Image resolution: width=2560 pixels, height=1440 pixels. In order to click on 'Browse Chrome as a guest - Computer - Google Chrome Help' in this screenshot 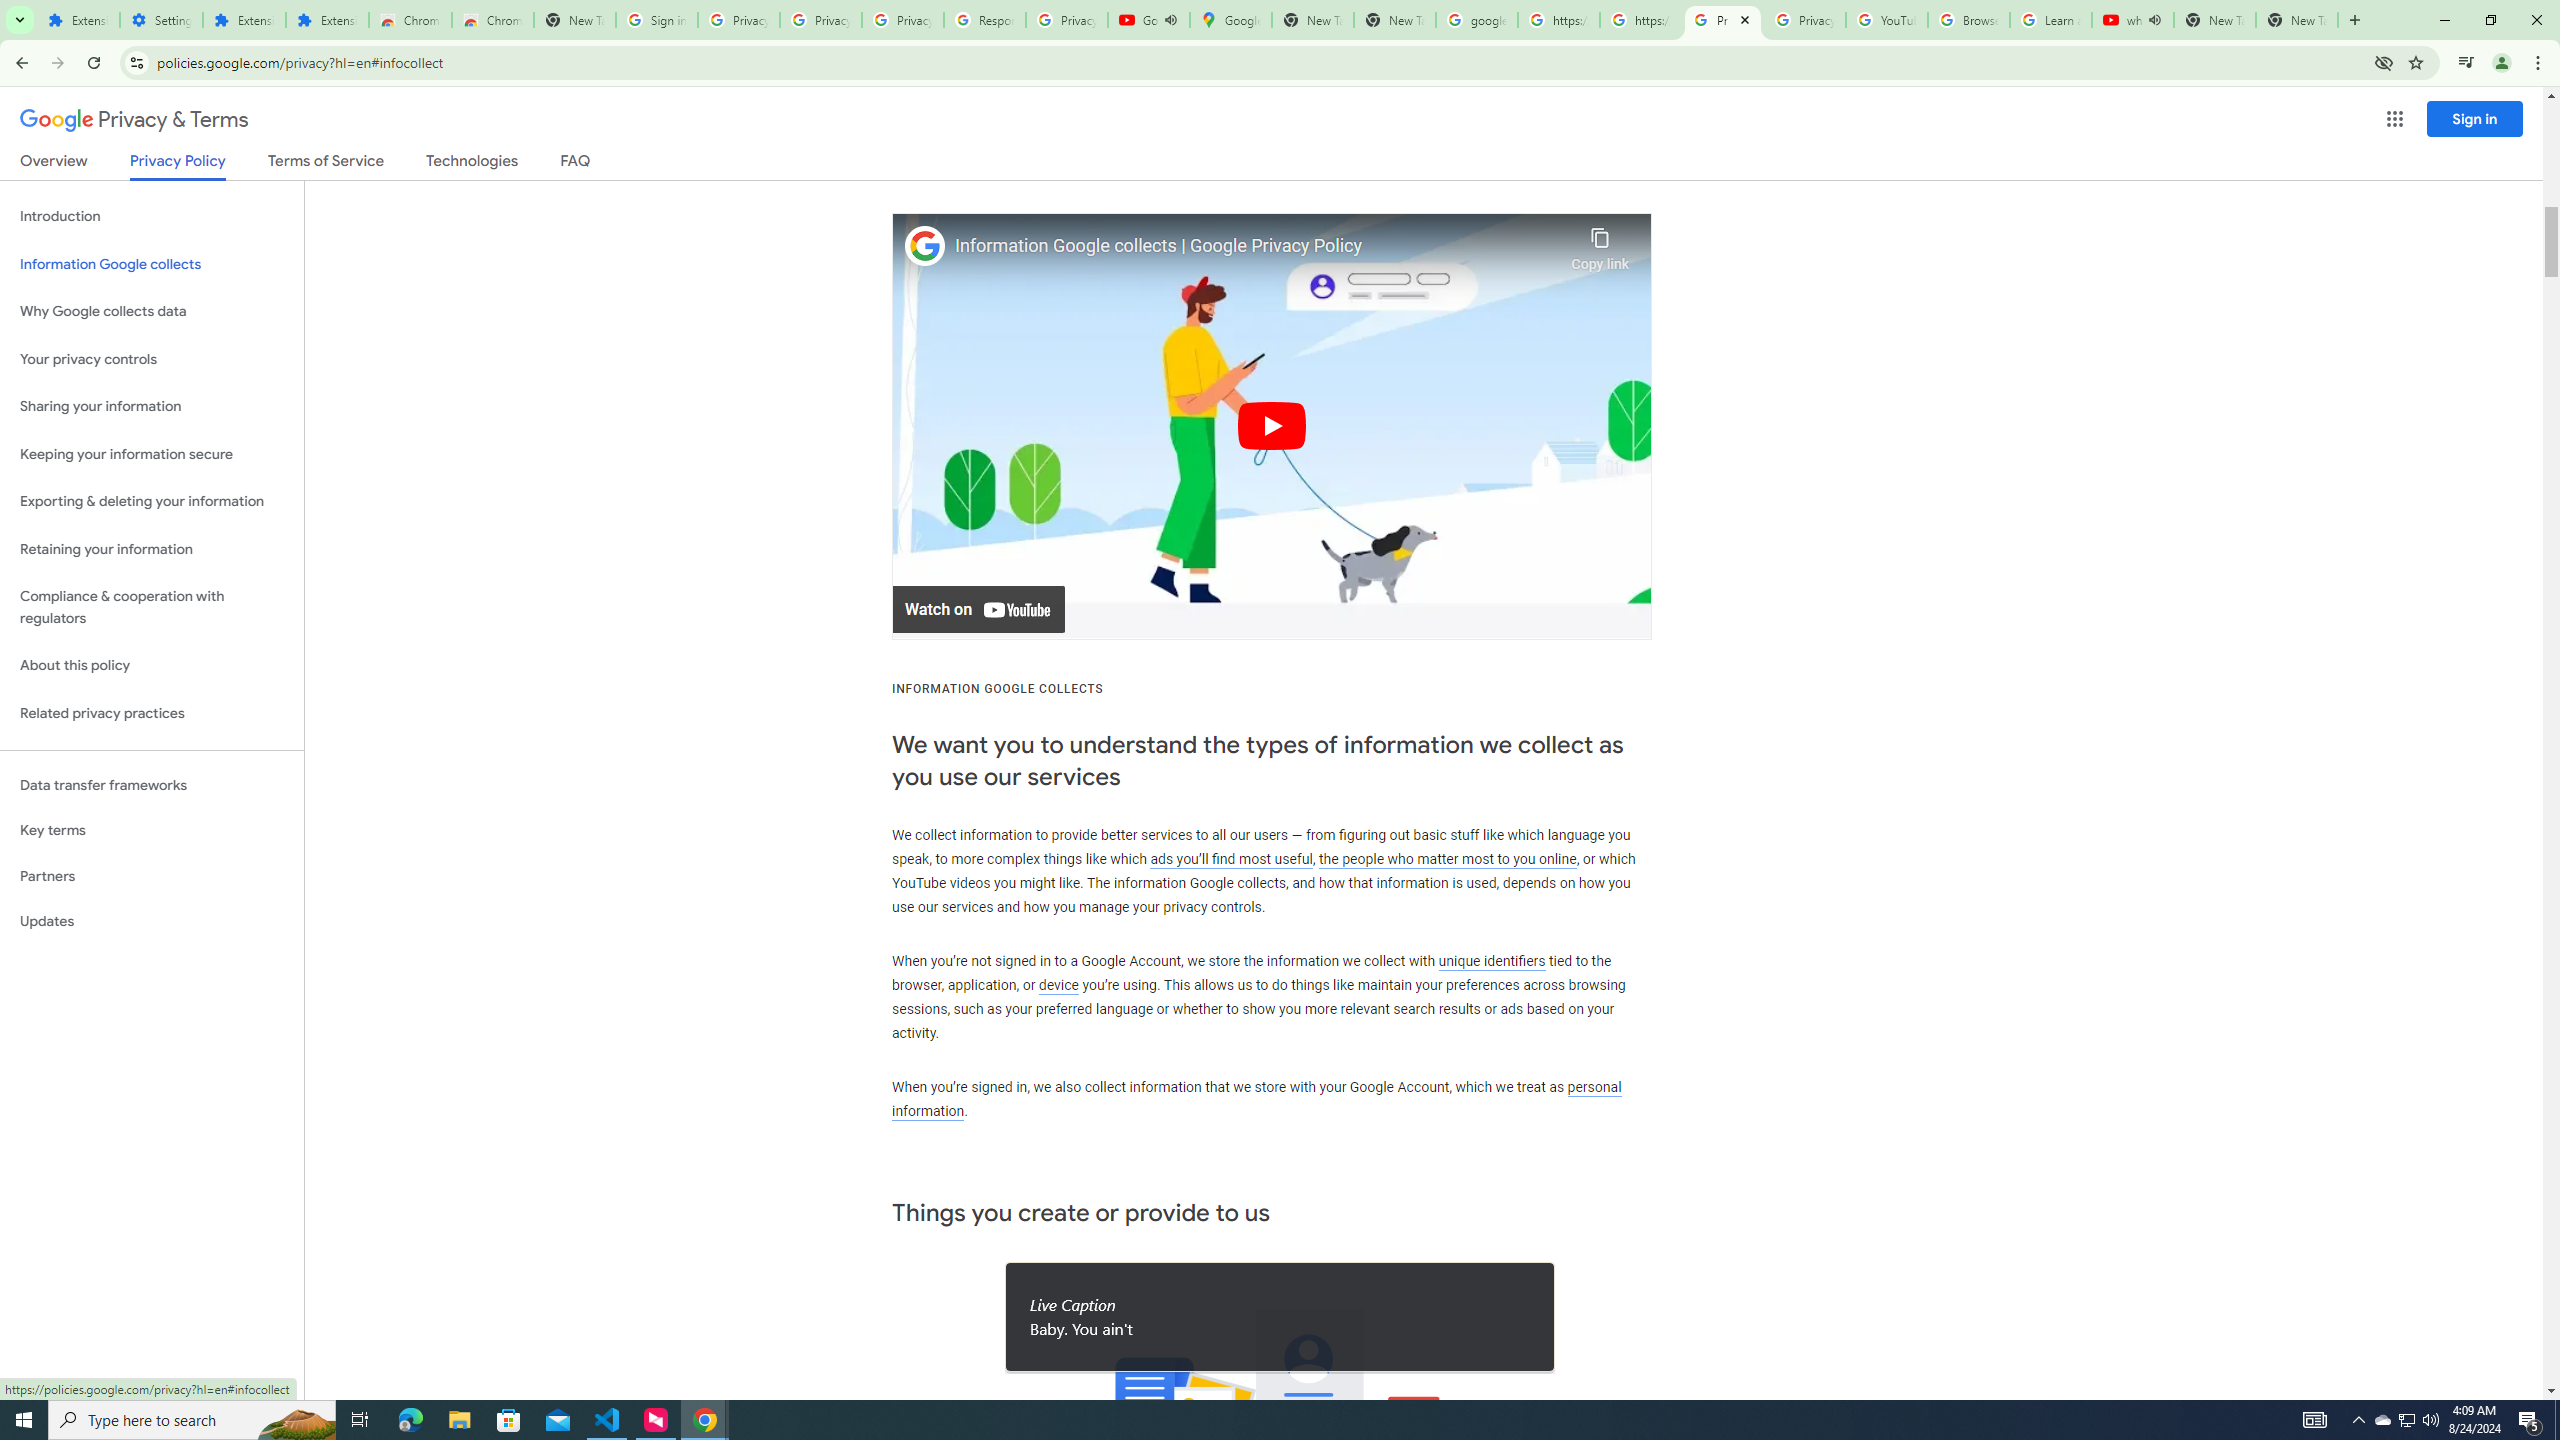, I will do `click(1968, 19)`.